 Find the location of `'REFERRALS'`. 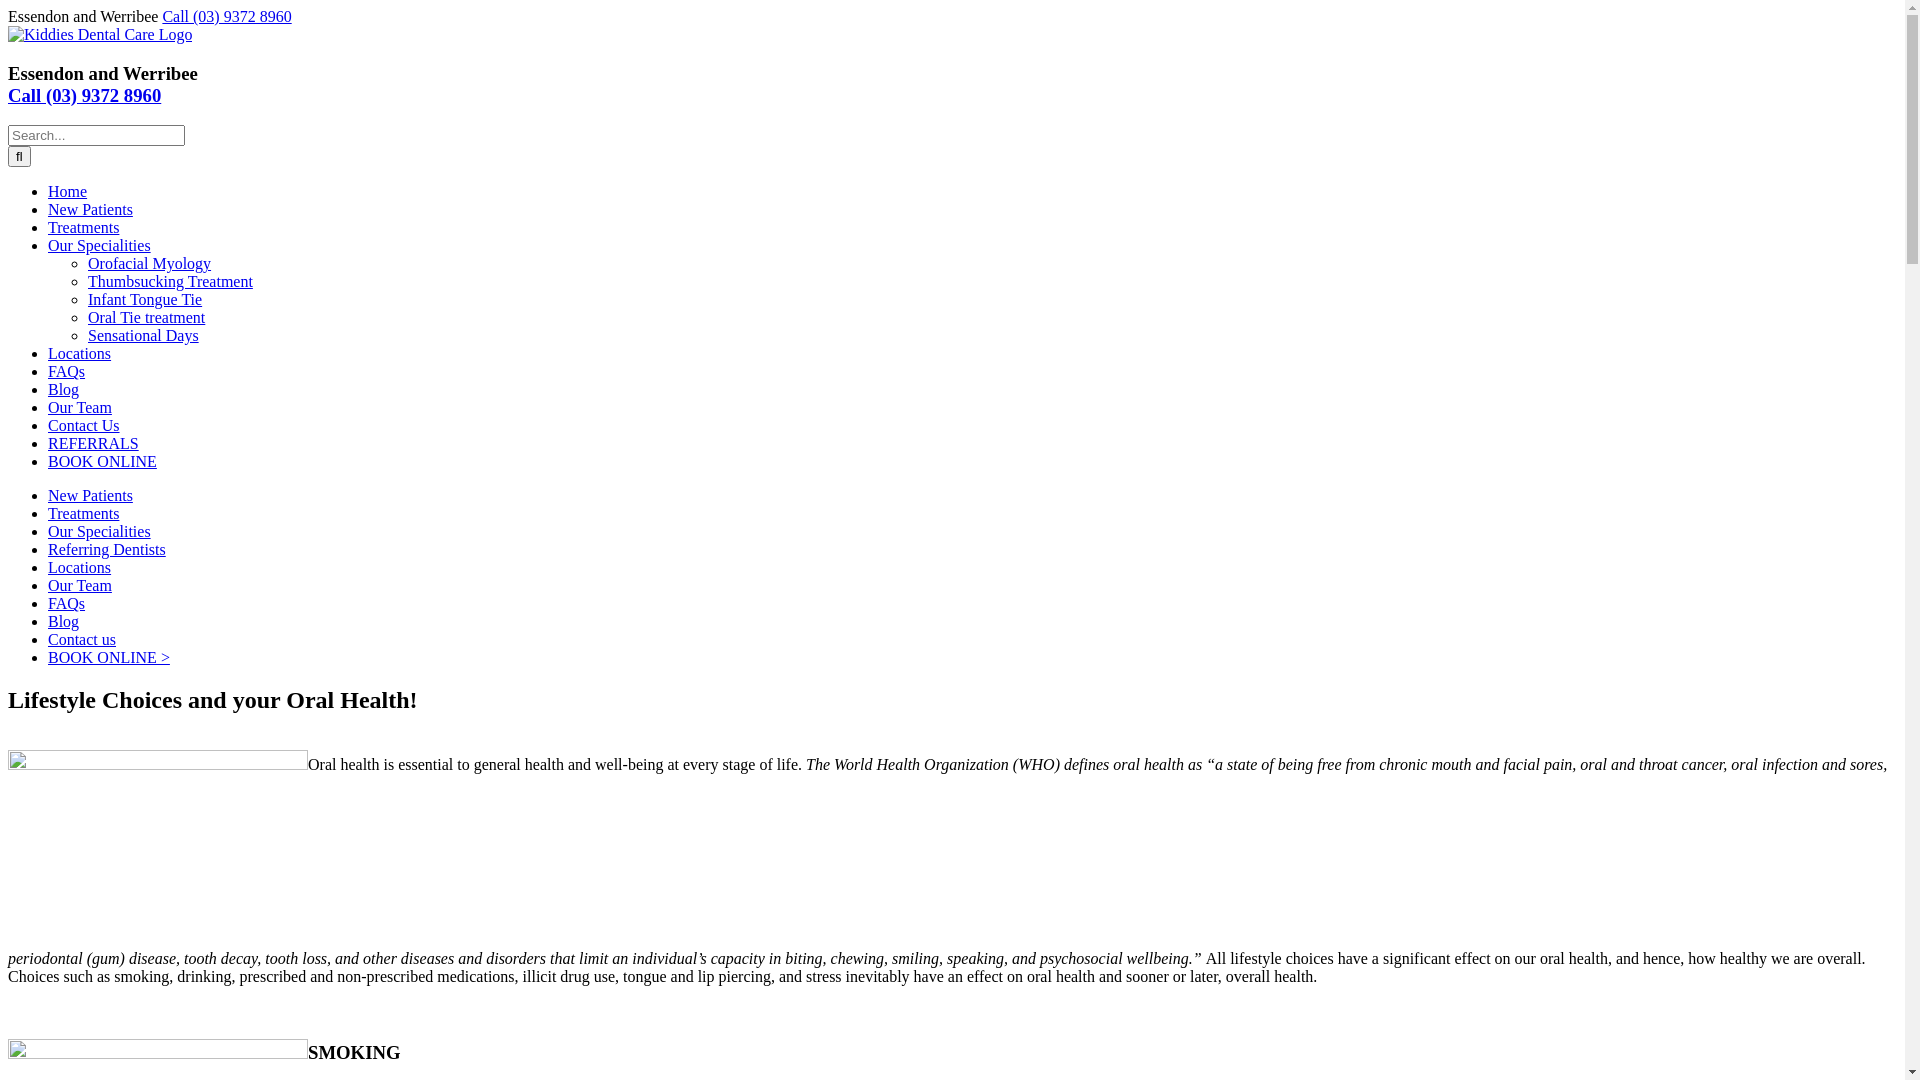

'REFERRALS' is located at coordinates (92, 442).